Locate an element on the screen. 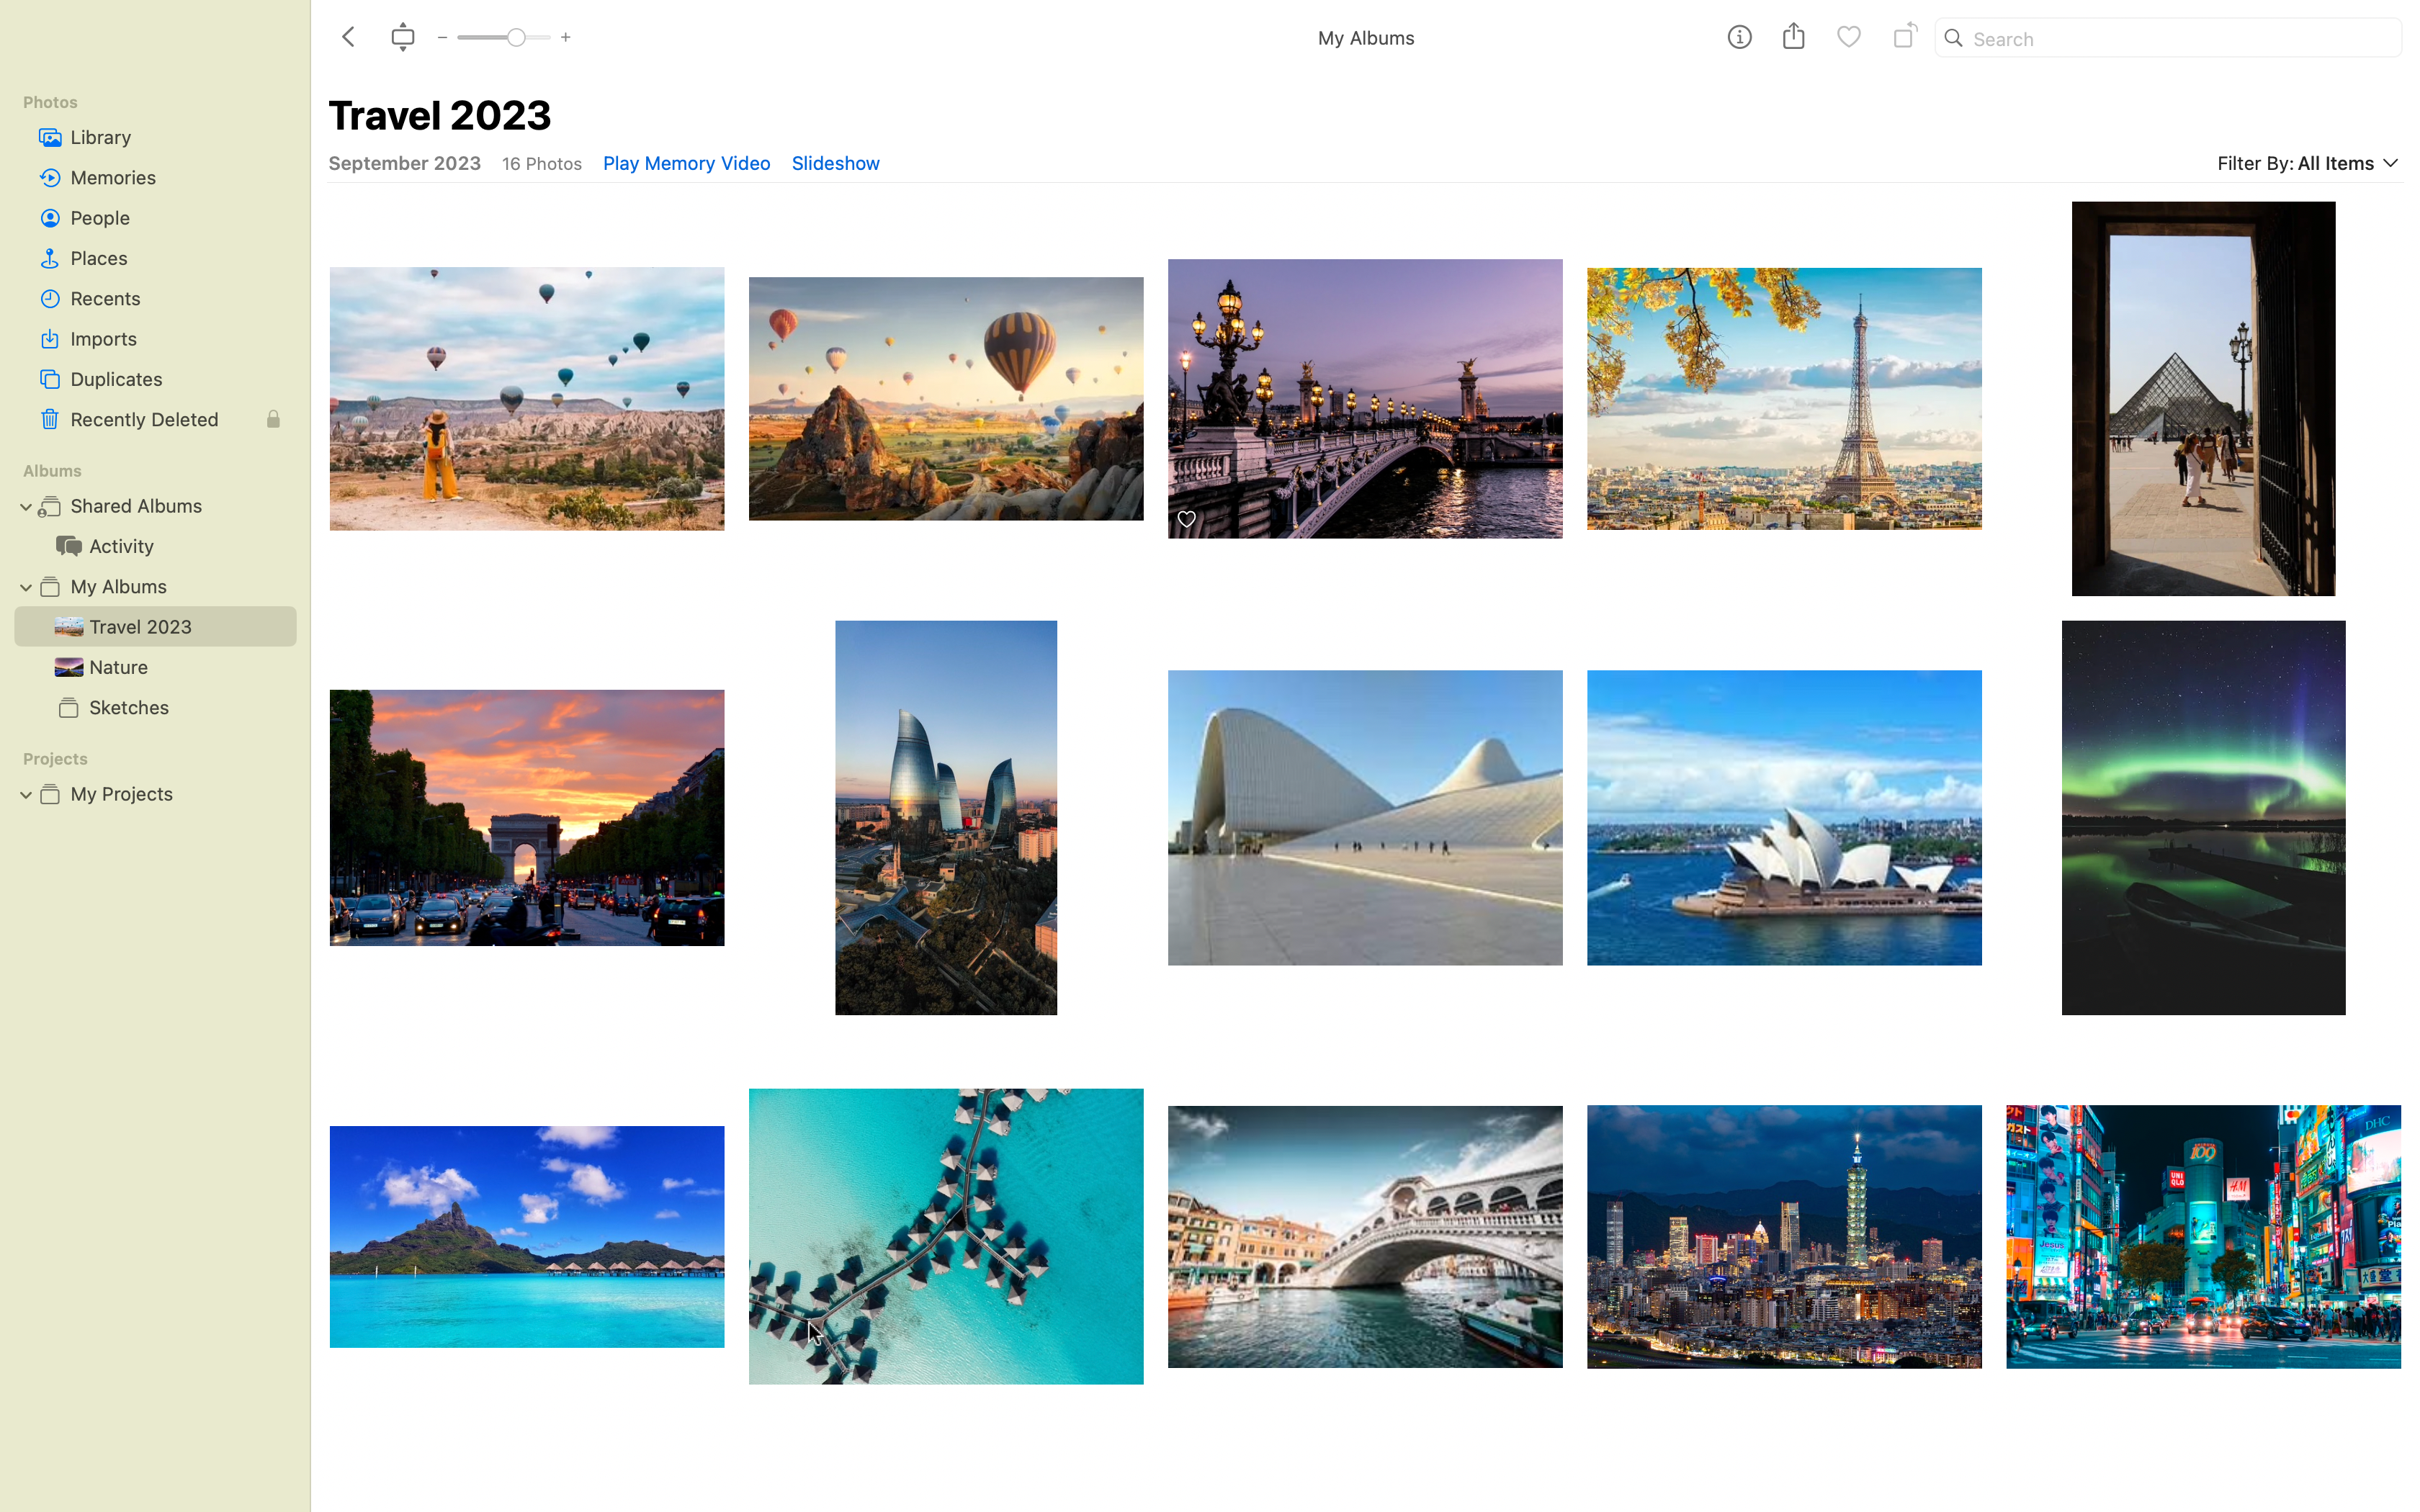 This screenshot has height=1512, width=2420. the image featuring the Louvre is located at coordinates (2202, 394).